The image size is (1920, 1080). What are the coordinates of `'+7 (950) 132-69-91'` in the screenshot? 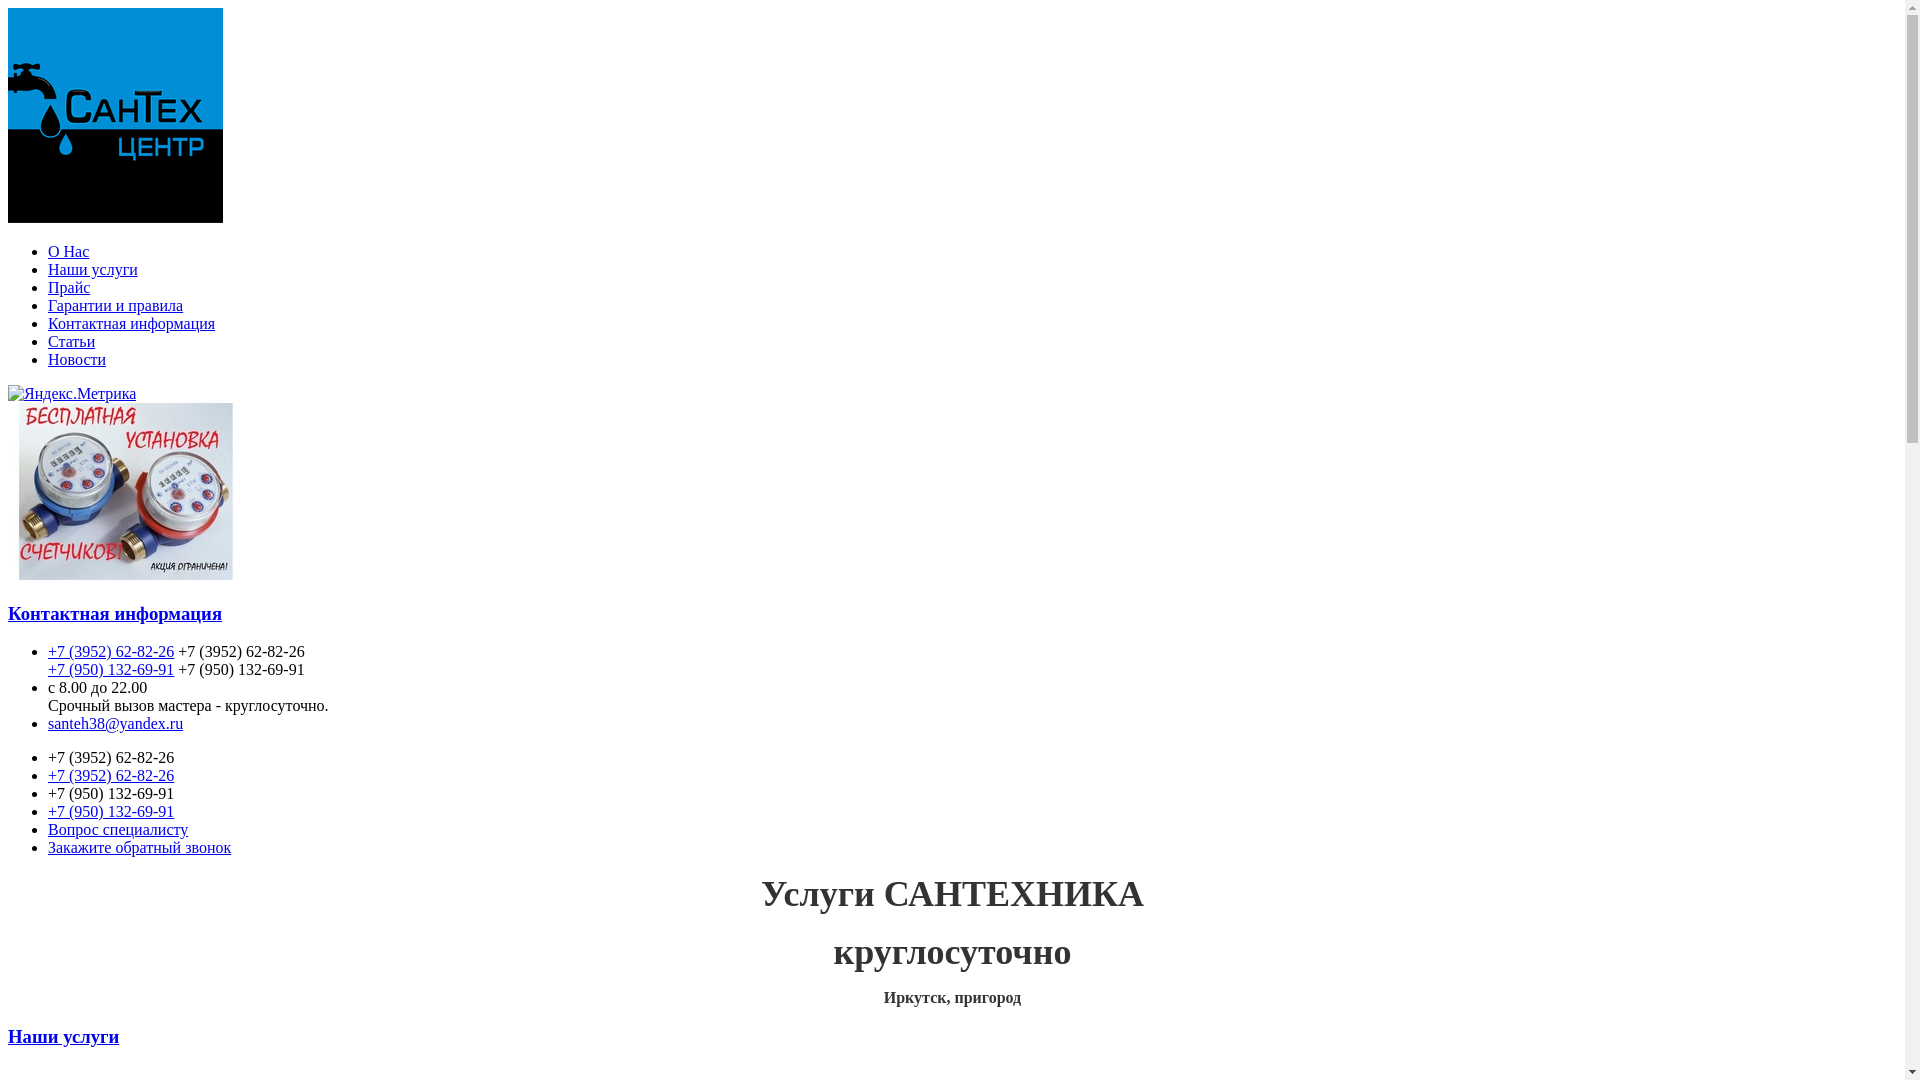 It's located at (109, 811).